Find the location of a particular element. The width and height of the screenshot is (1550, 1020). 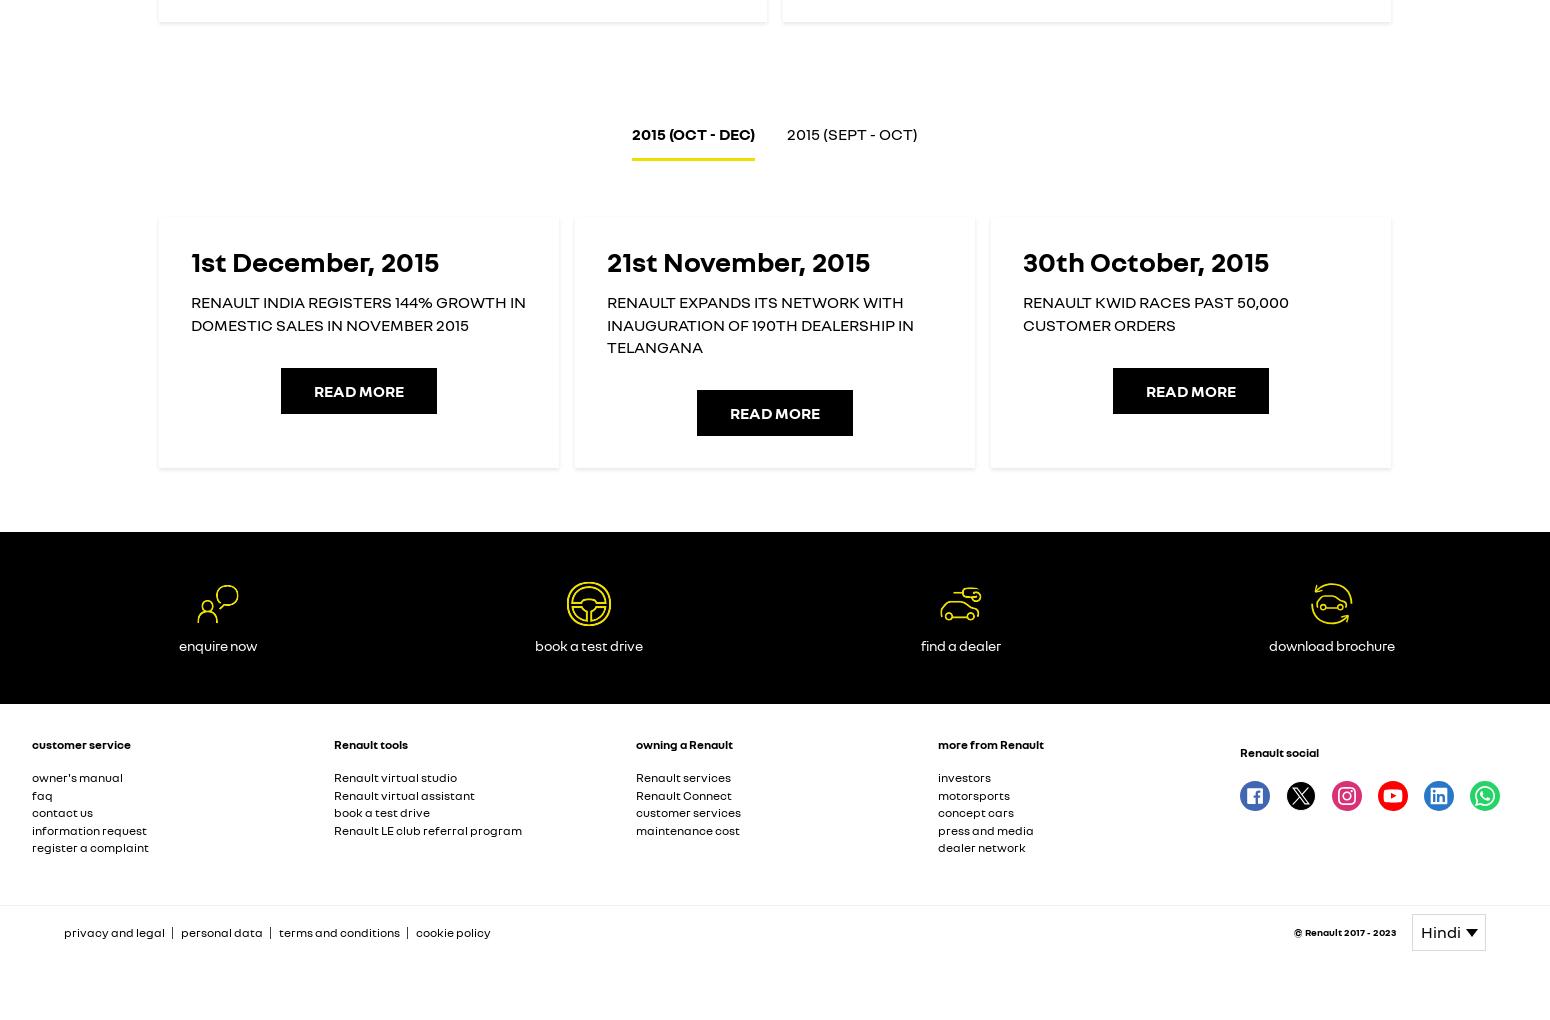

'more from Renault' is located at coordinates (990, 743).